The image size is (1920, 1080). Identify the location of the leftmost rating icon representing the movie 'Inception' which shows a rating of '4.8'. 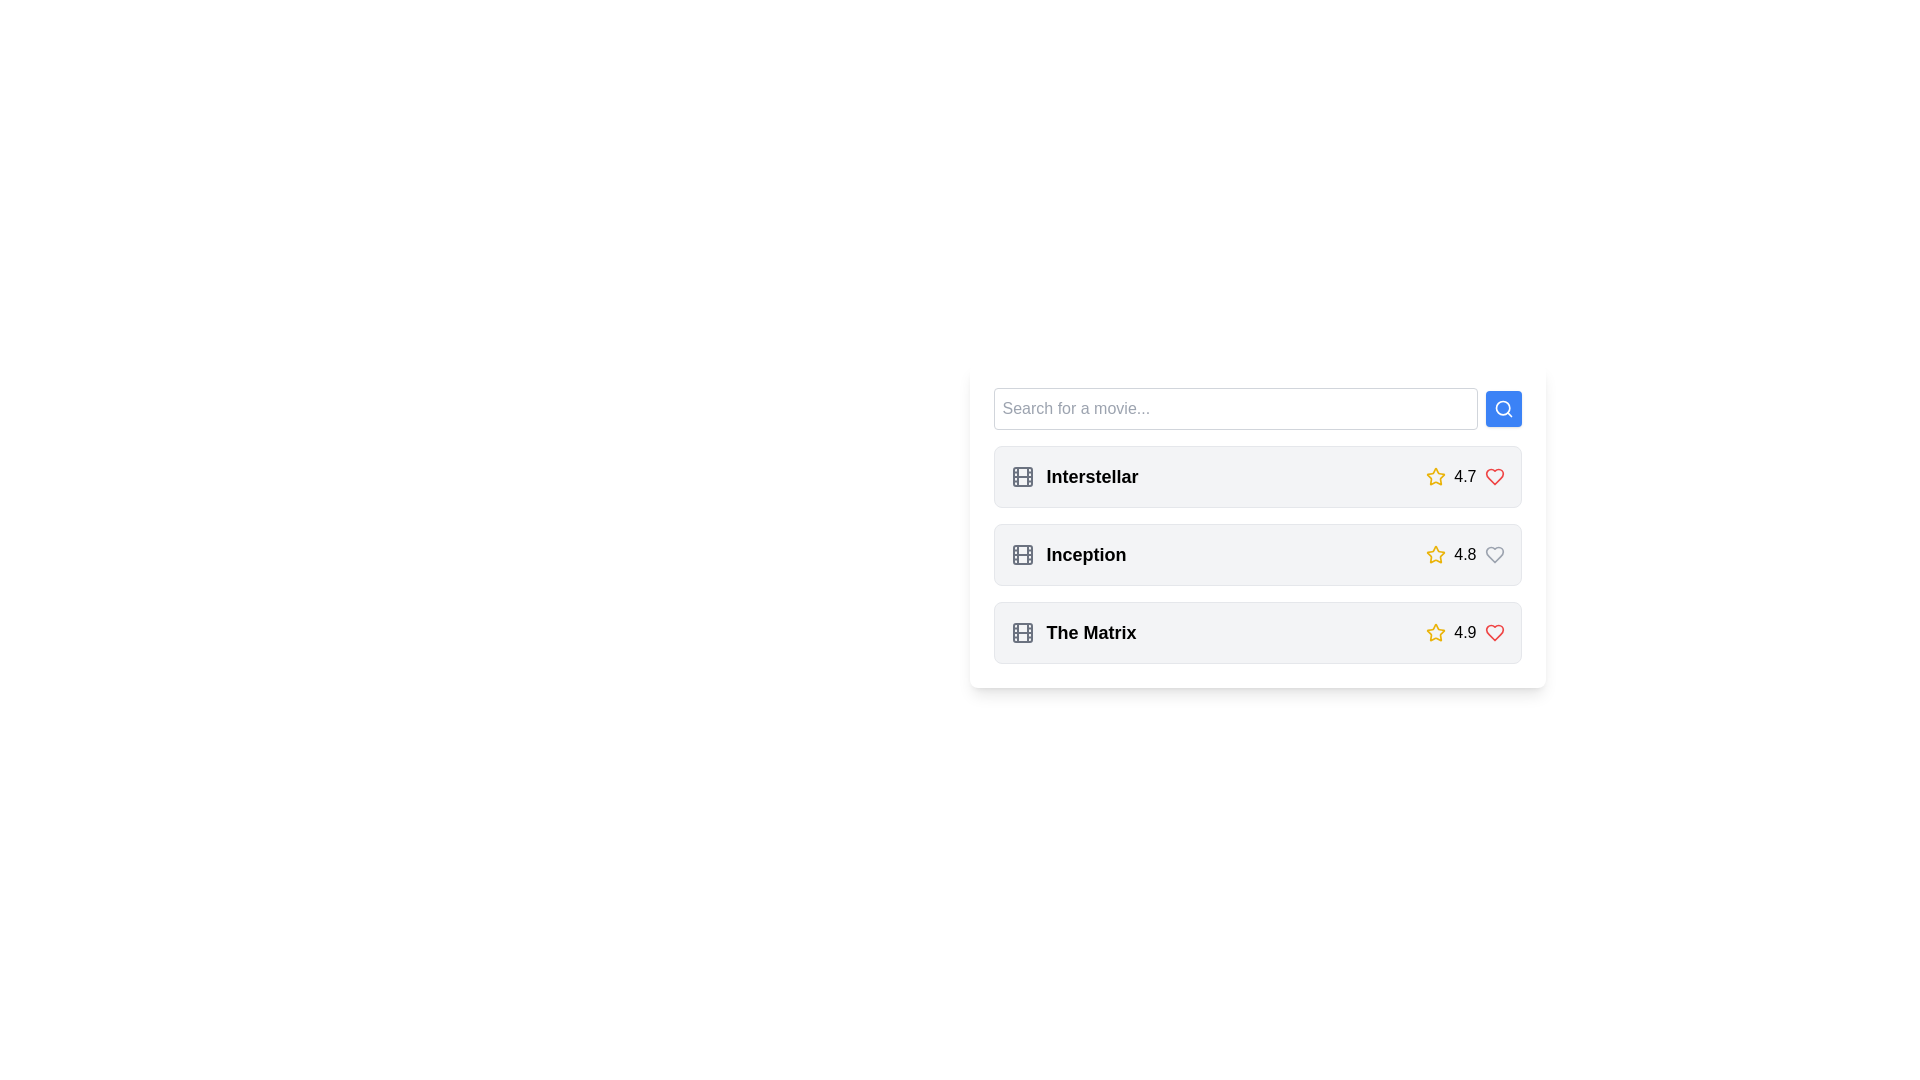
(1435, 555).